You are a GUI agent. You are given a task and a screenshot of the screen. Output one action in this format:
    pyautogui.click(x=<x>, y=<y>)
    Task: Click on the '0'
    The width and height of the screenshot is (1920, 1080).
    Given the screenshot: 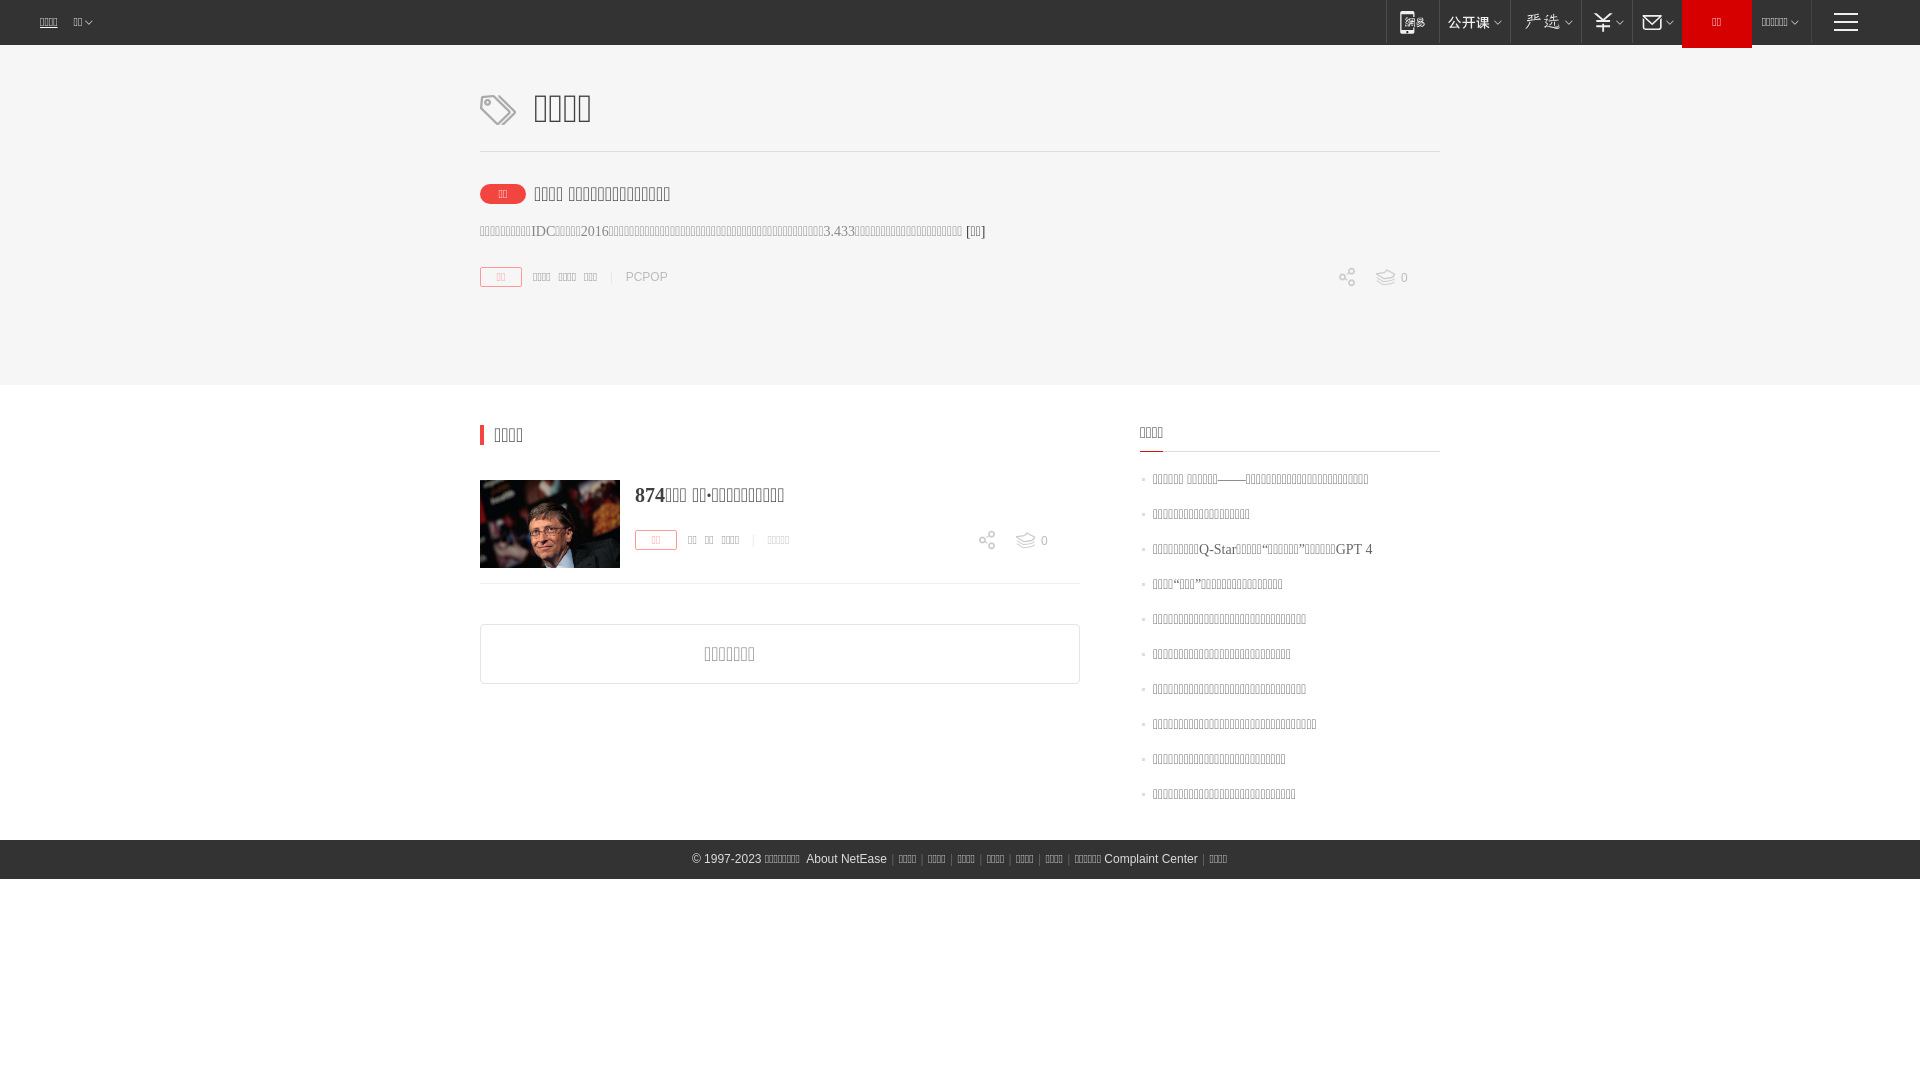 What is the action you would take?
    pyautogui.click(x=1306, y=312)
    